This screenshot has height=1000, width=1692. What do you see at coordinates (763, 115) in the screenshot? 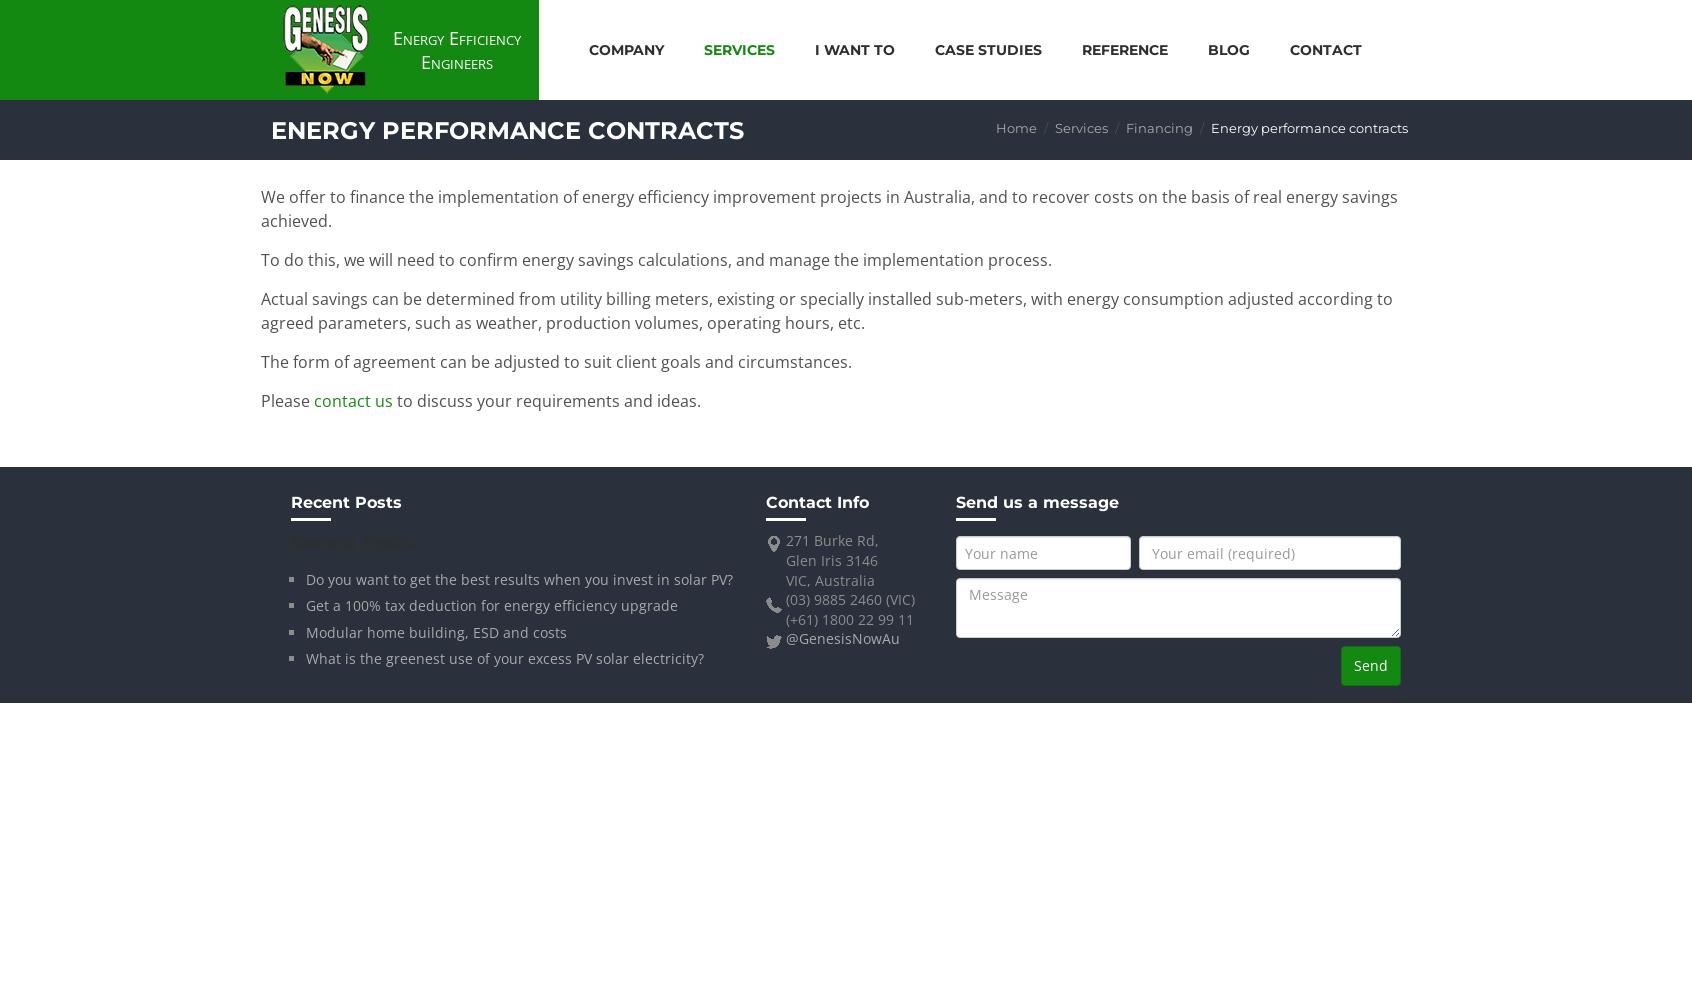
I see `'Energy services'` at bounding box center [763, 115].